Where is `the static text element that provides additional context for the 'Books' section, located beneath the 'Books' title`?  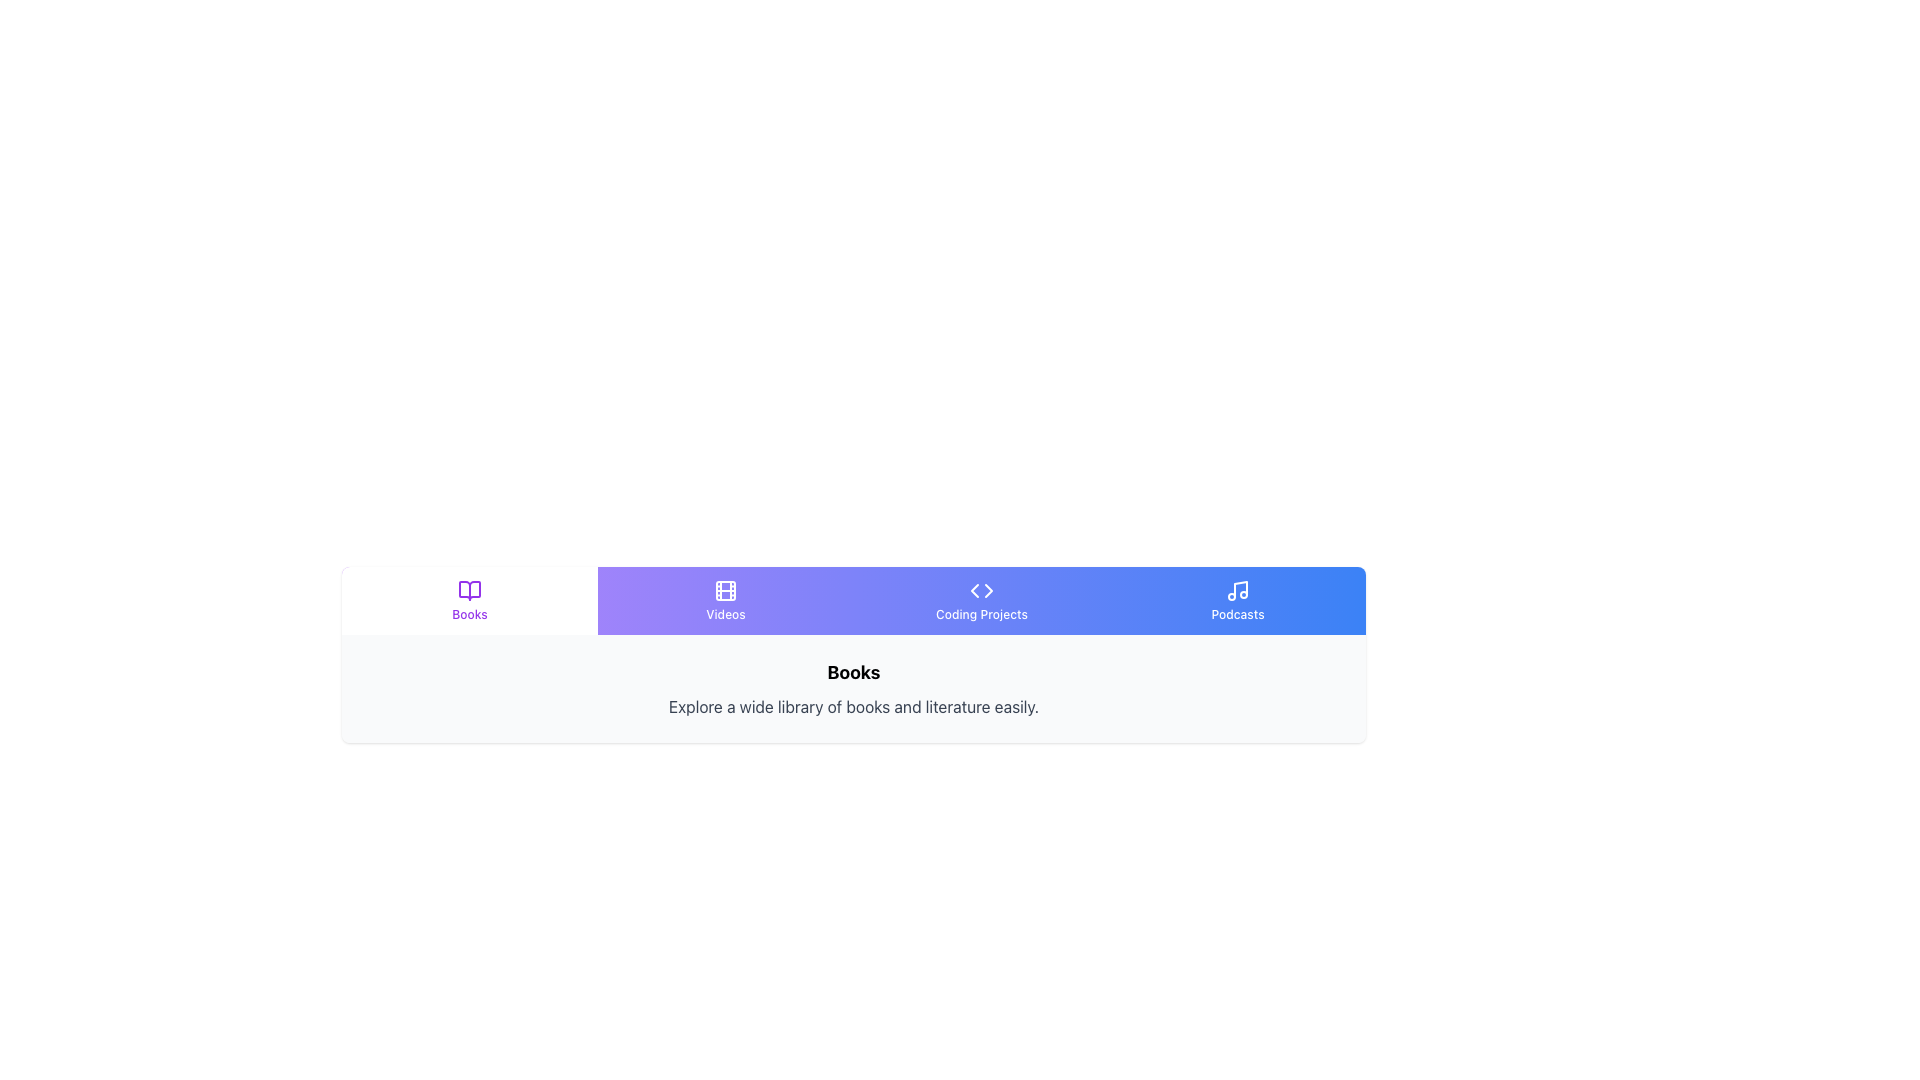
the static text element that provides additional context for the 'Books' section, located beneath the 'Books' title is located at coordinates (854, 705).